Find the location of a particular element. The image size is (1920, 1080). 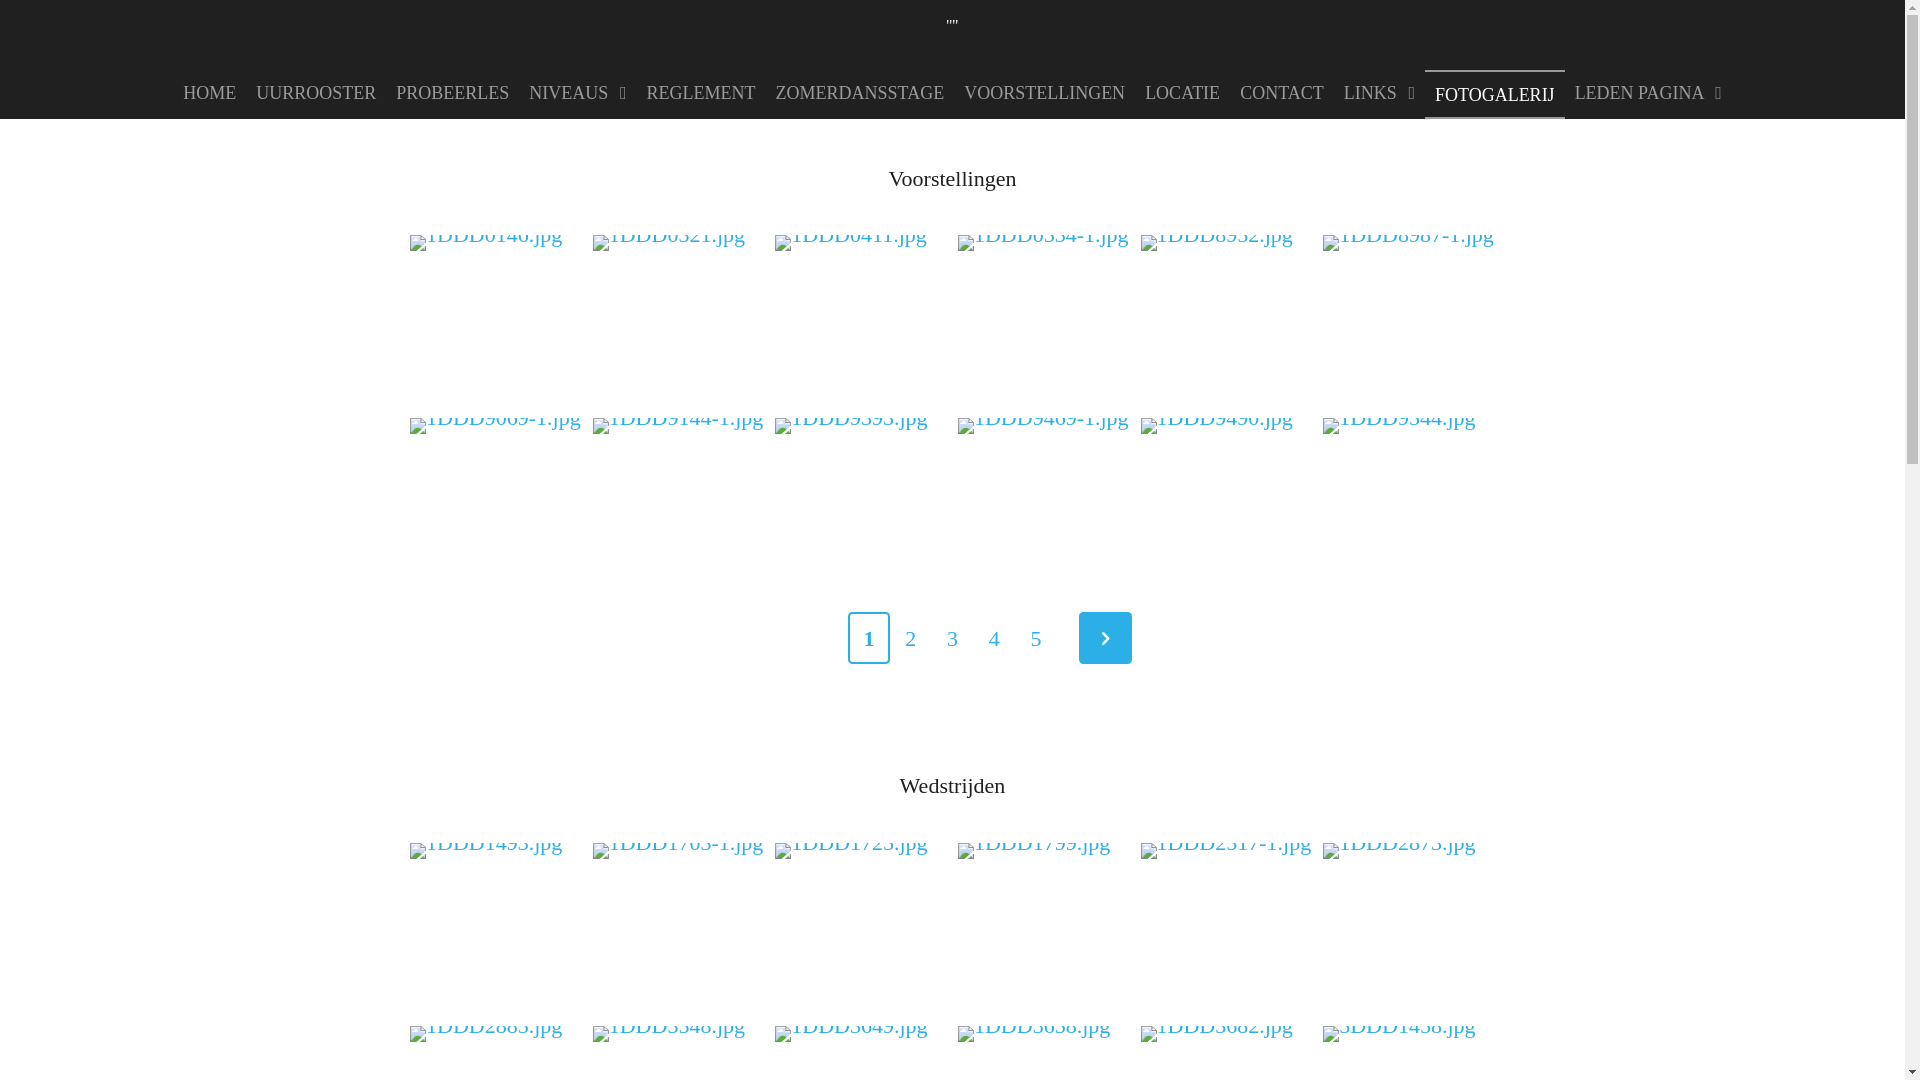

'ZOMERDANSSTAGE' is located at coordinates (765, 92).